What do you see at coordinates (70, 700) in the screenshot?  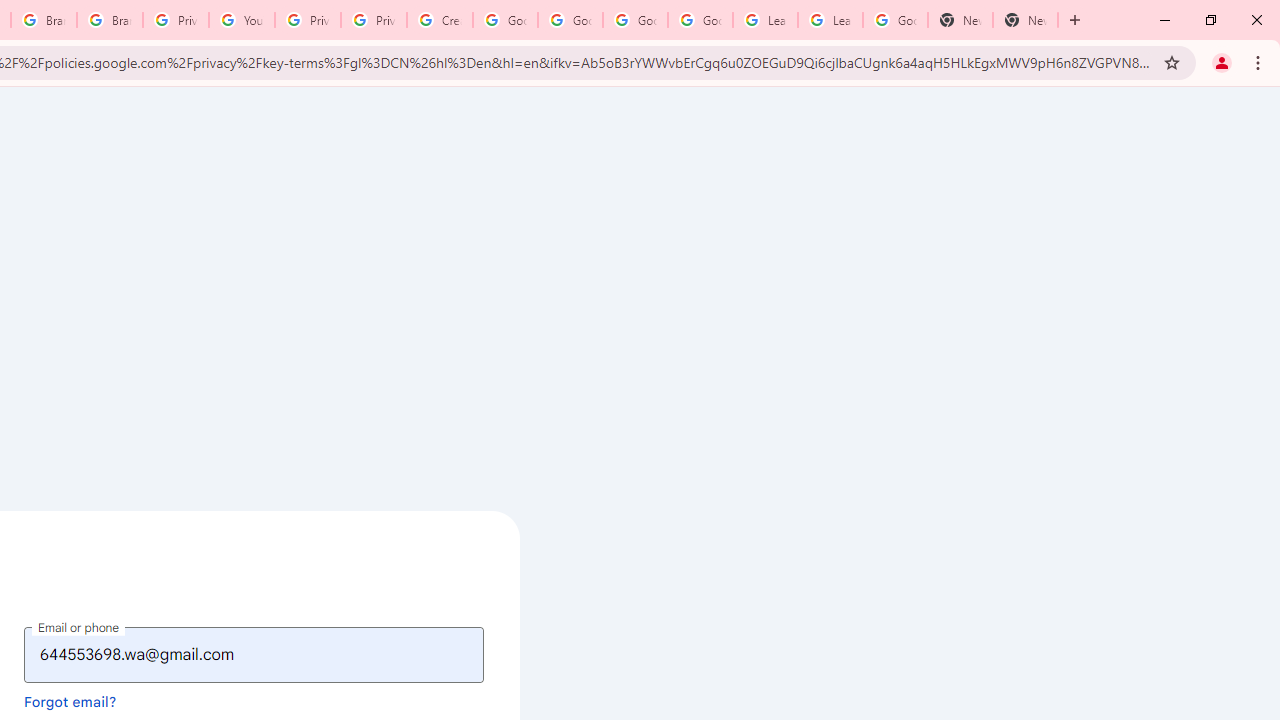 I see `'Forgot email?'` at bounding box center [70, 700].